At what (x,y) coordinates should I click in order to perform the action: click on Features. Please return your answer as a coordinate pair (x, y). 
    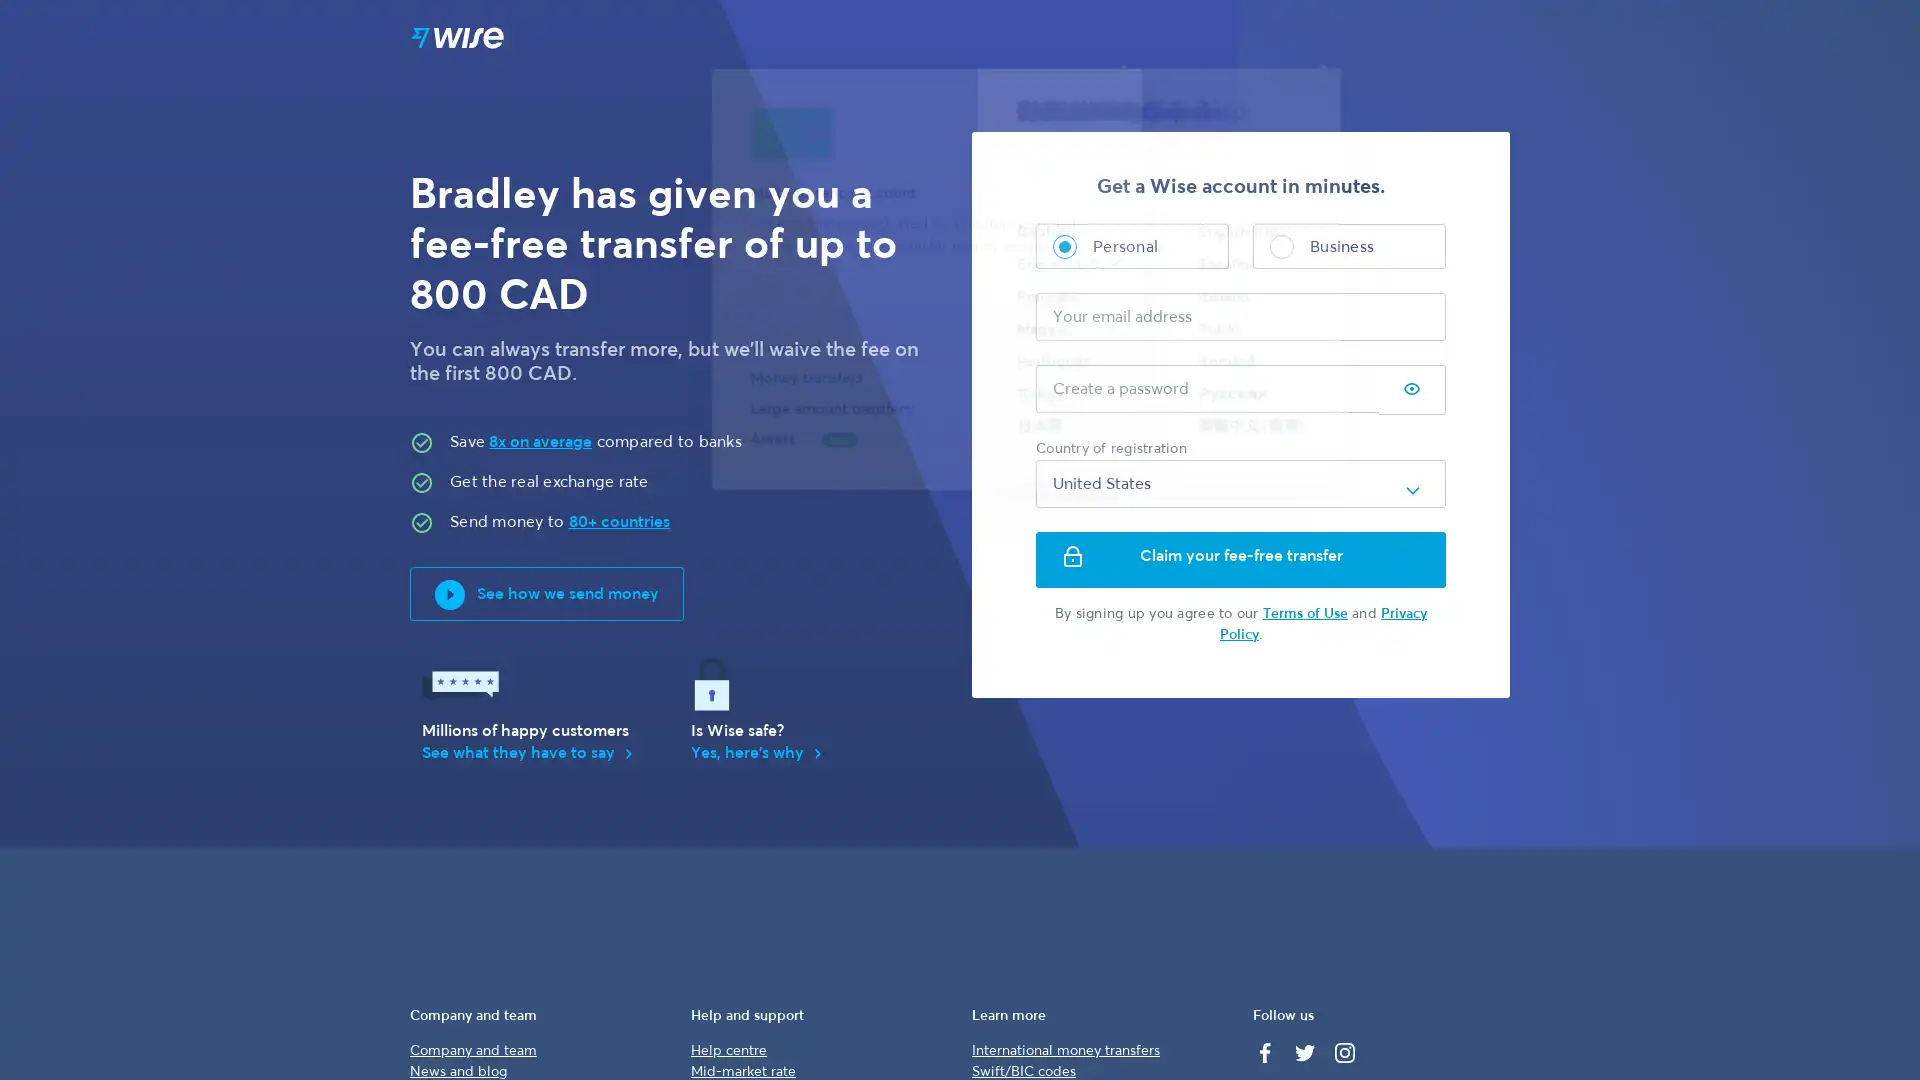
    Looking at the image, I should click on (1103, 39).